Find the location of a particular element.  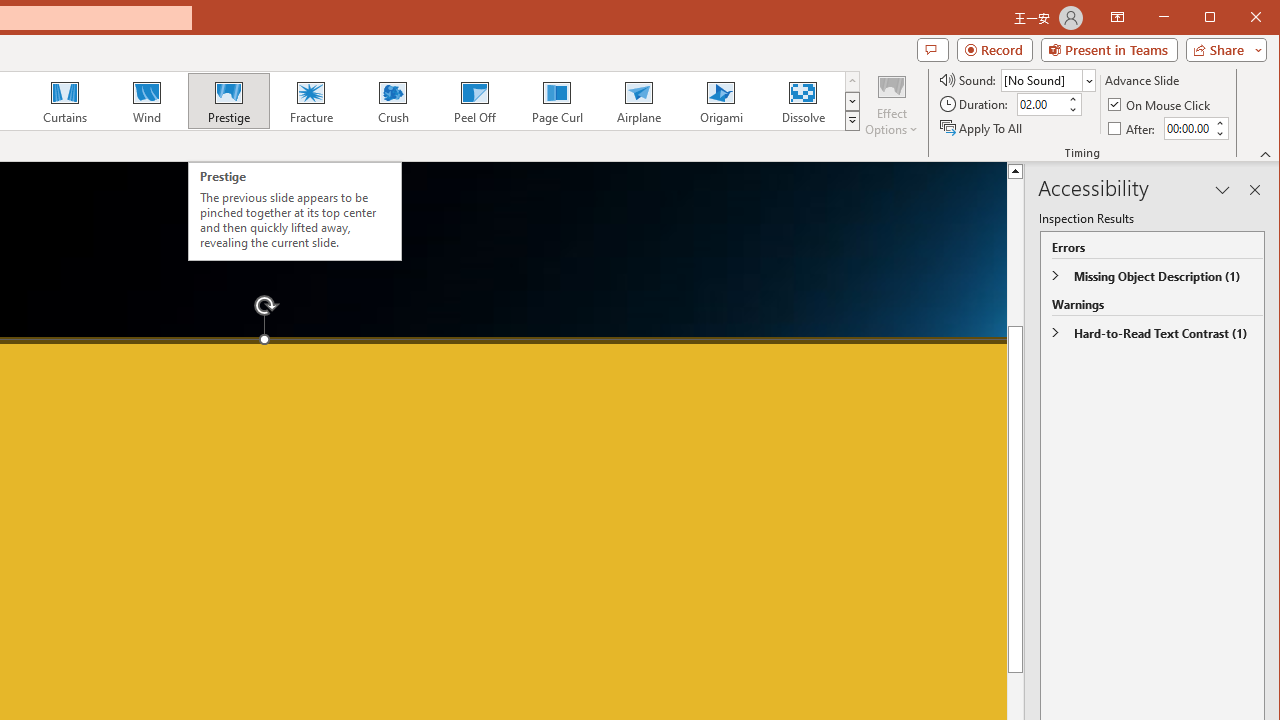

'Apply To All' is located at coordinates (983, 128).